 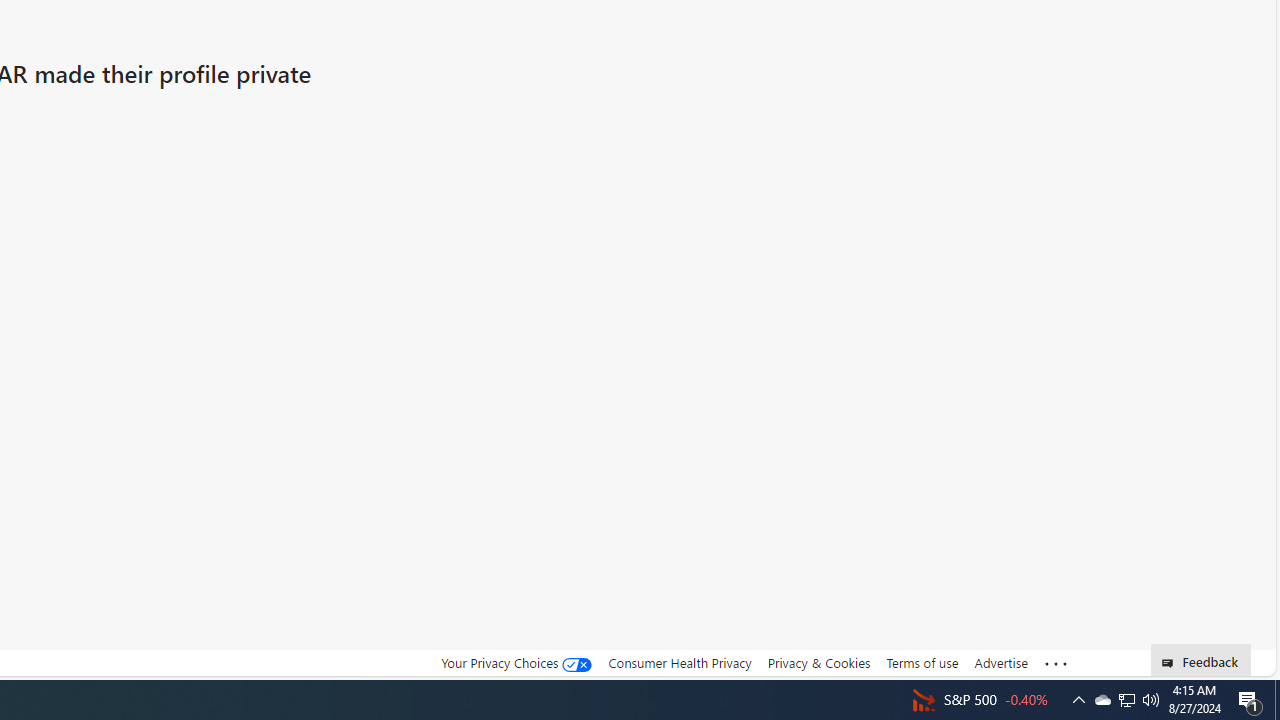 I want to click on 'Class: oneFooter_seeMore-DS-EntryPoint1-1', so click(x=1055, y=663).